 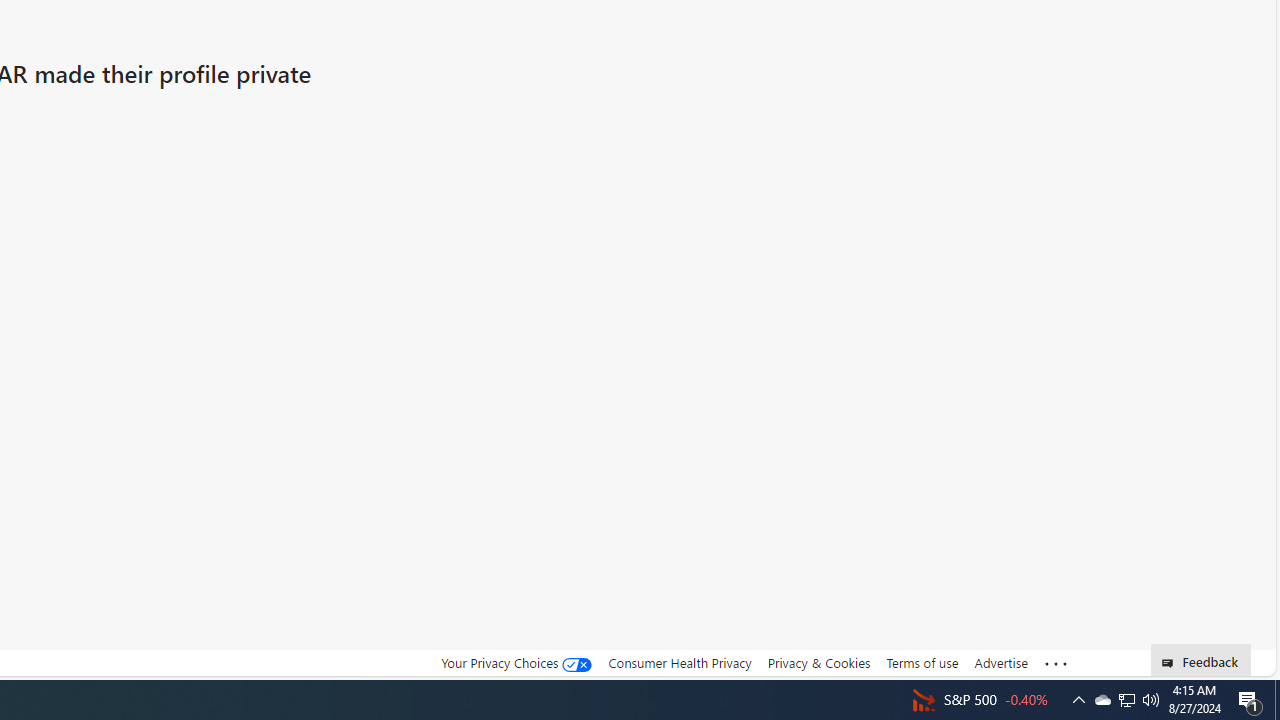 I want to click on 'Class: oneFooter_seeMore-DS-EntryPoint1-1', so click(x=1055, y=663).